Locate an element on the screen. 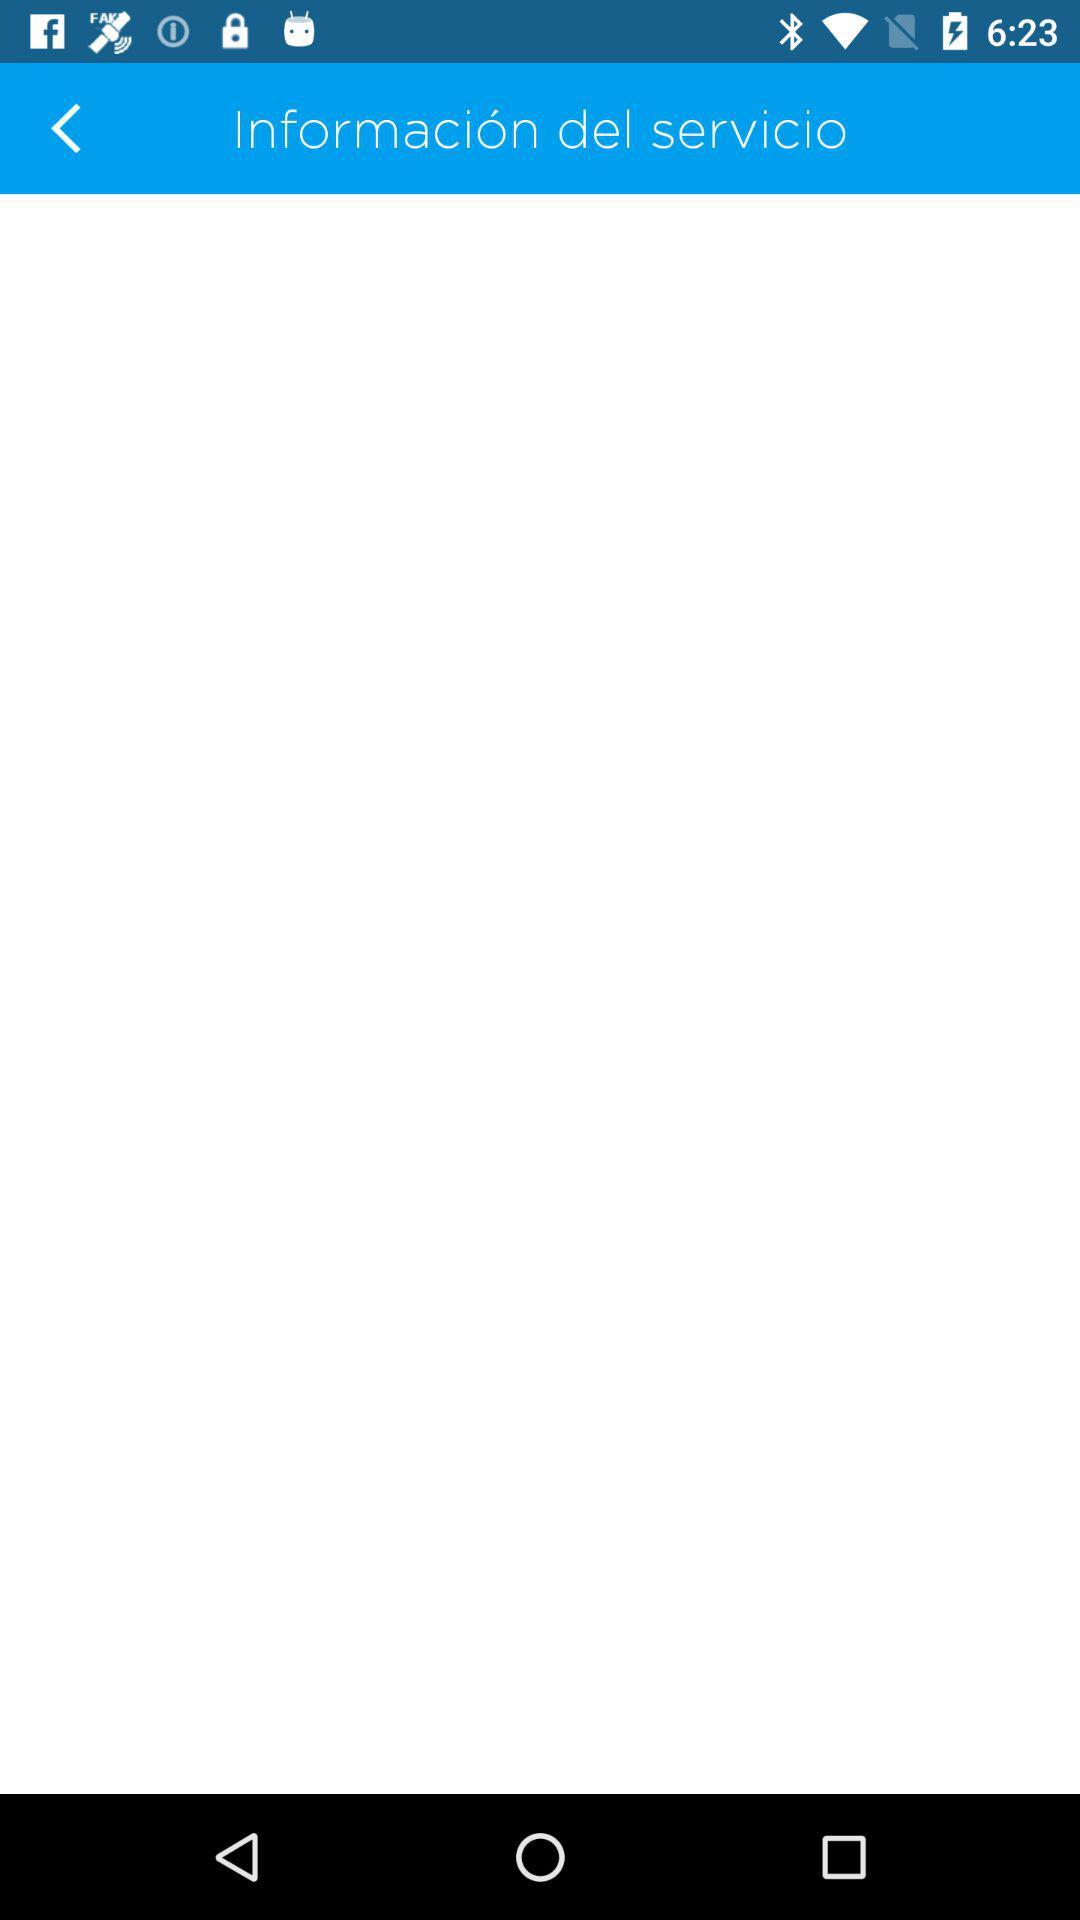 This screenshot has width=1080, height=1920. the icon at the center is located at coordinates (540, 994).